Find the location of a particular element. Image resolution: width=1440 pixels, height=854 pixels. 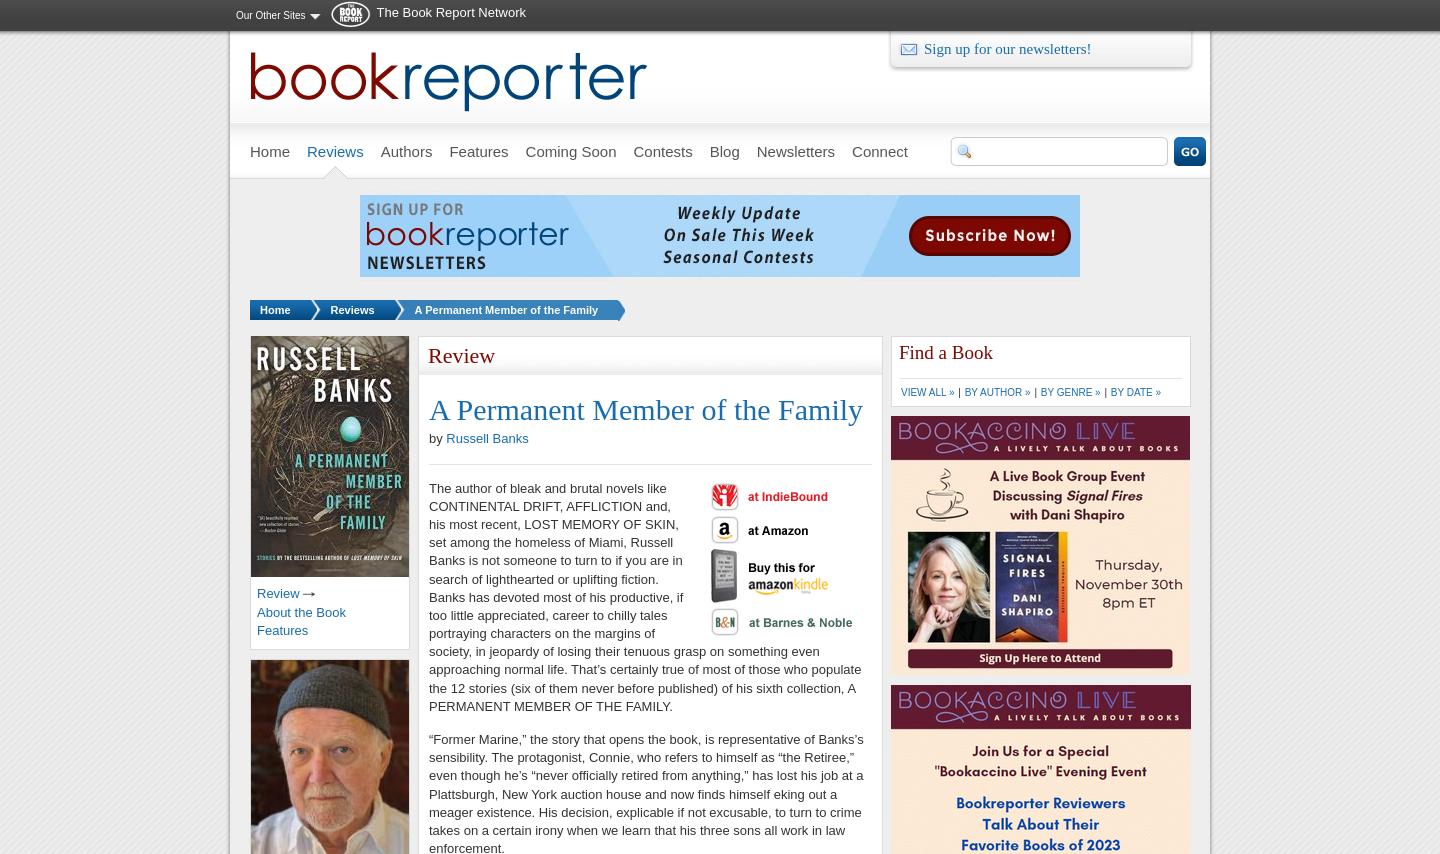

'By Author »' is located at coordinates (962, 391).